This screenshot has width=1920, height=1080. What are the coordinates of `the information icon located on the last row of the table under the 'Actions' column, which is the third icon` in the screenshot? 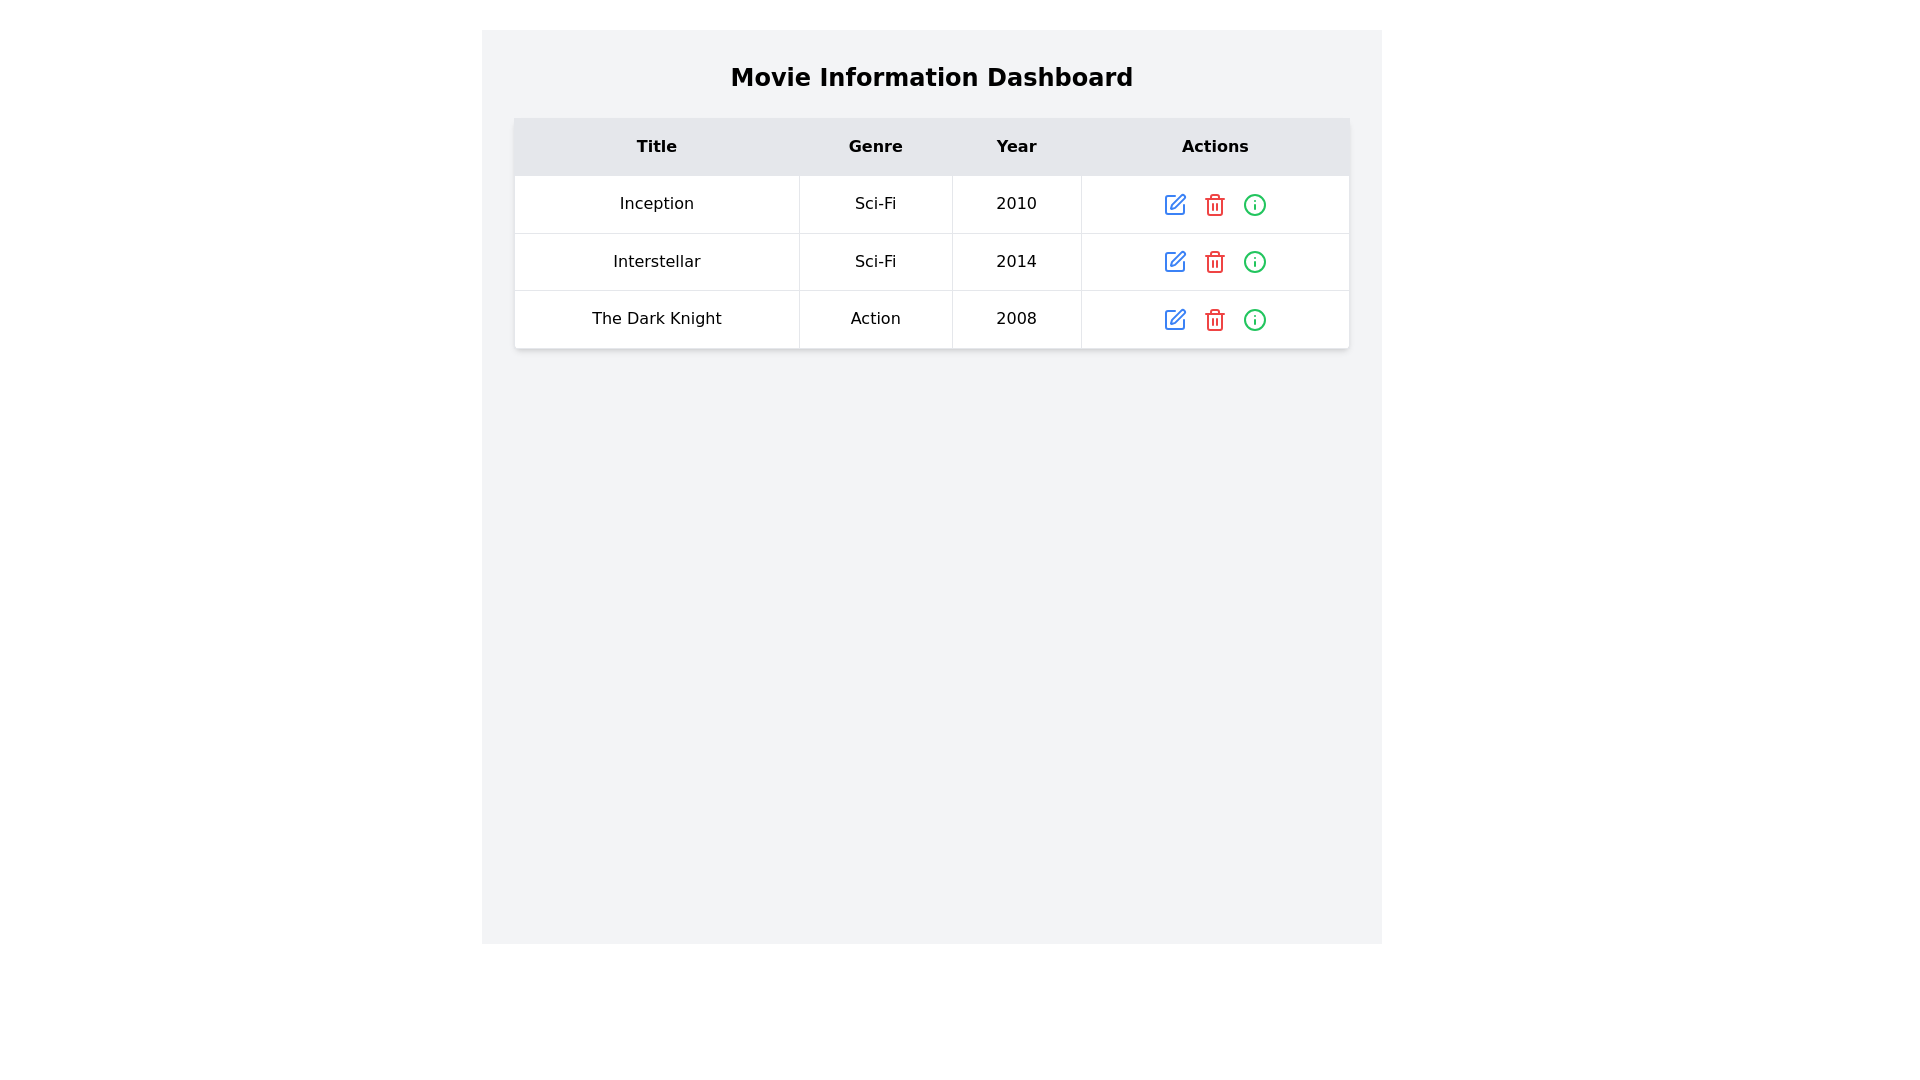 It's located at (1254, 204).